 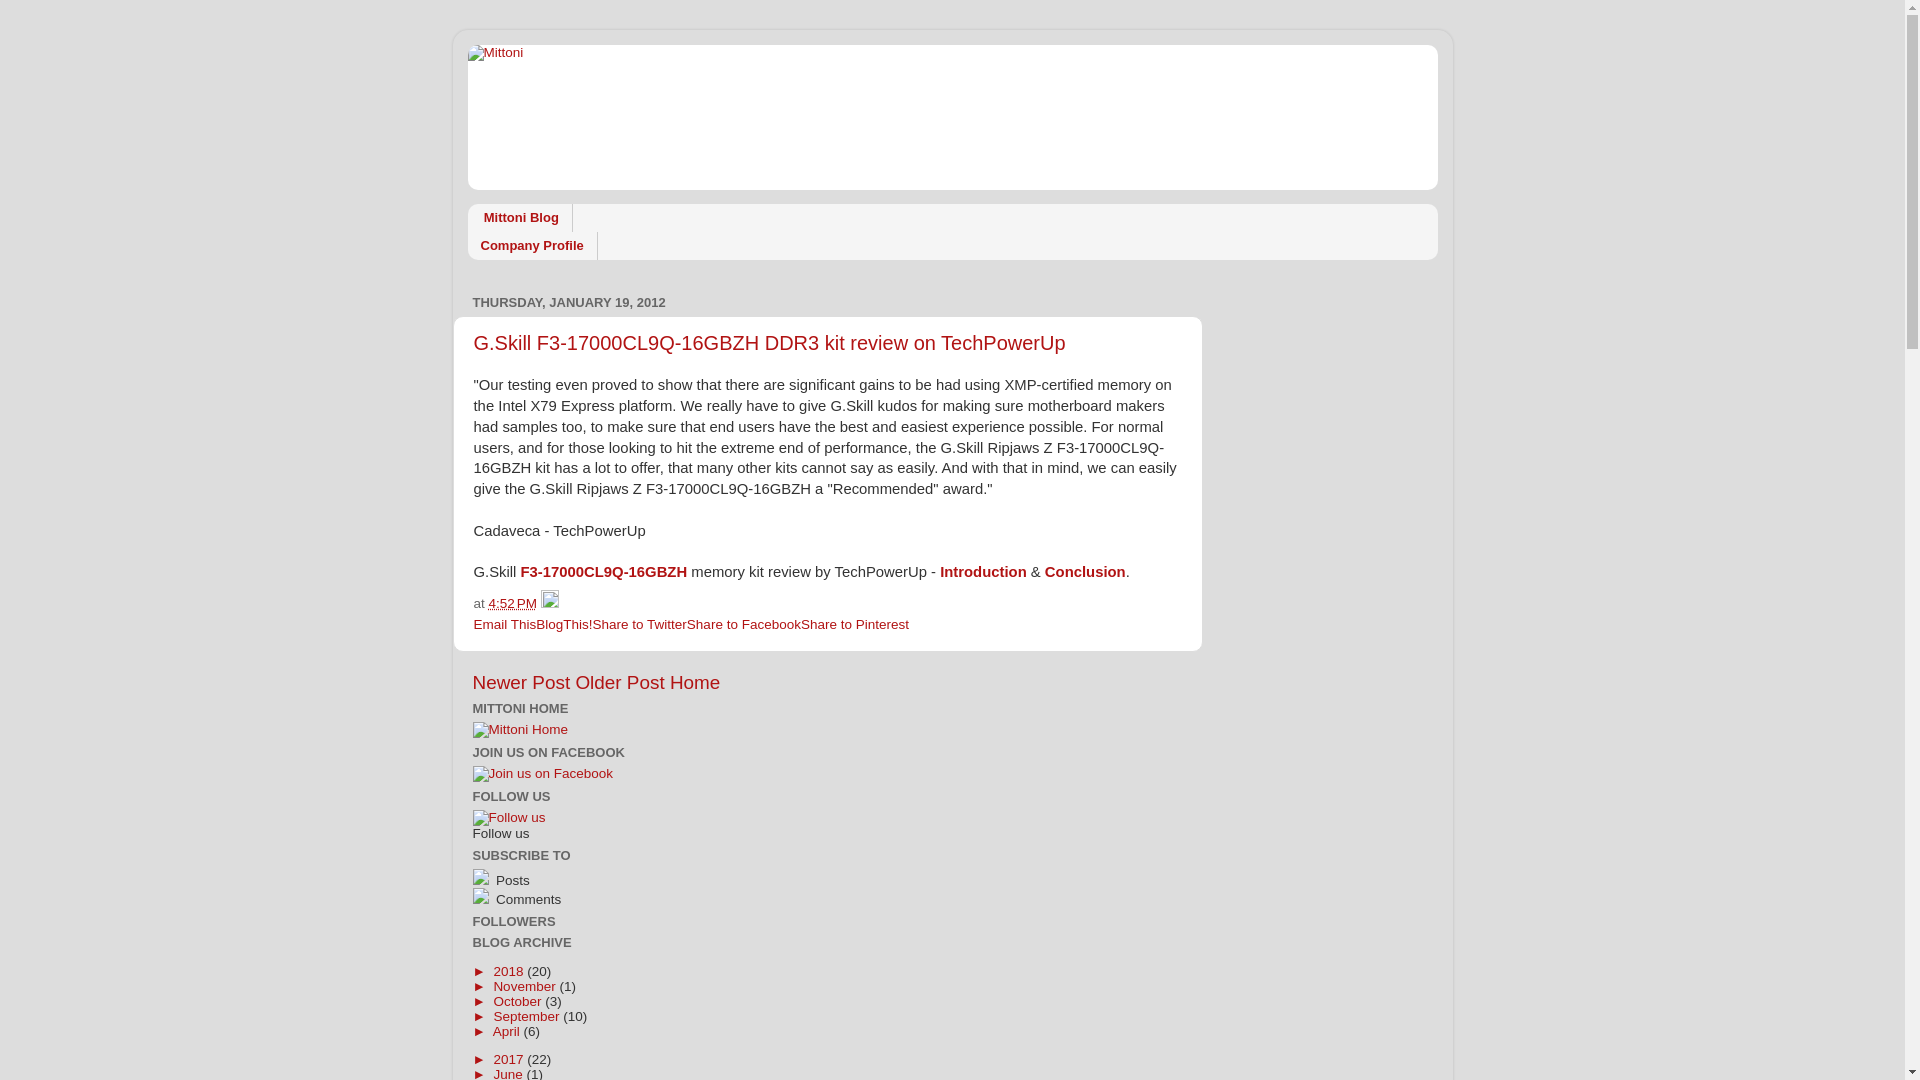 What do you see at coordinates (618, 681) in the screenshot?
I see `'Older Post'` at bounding box center [618, 681].